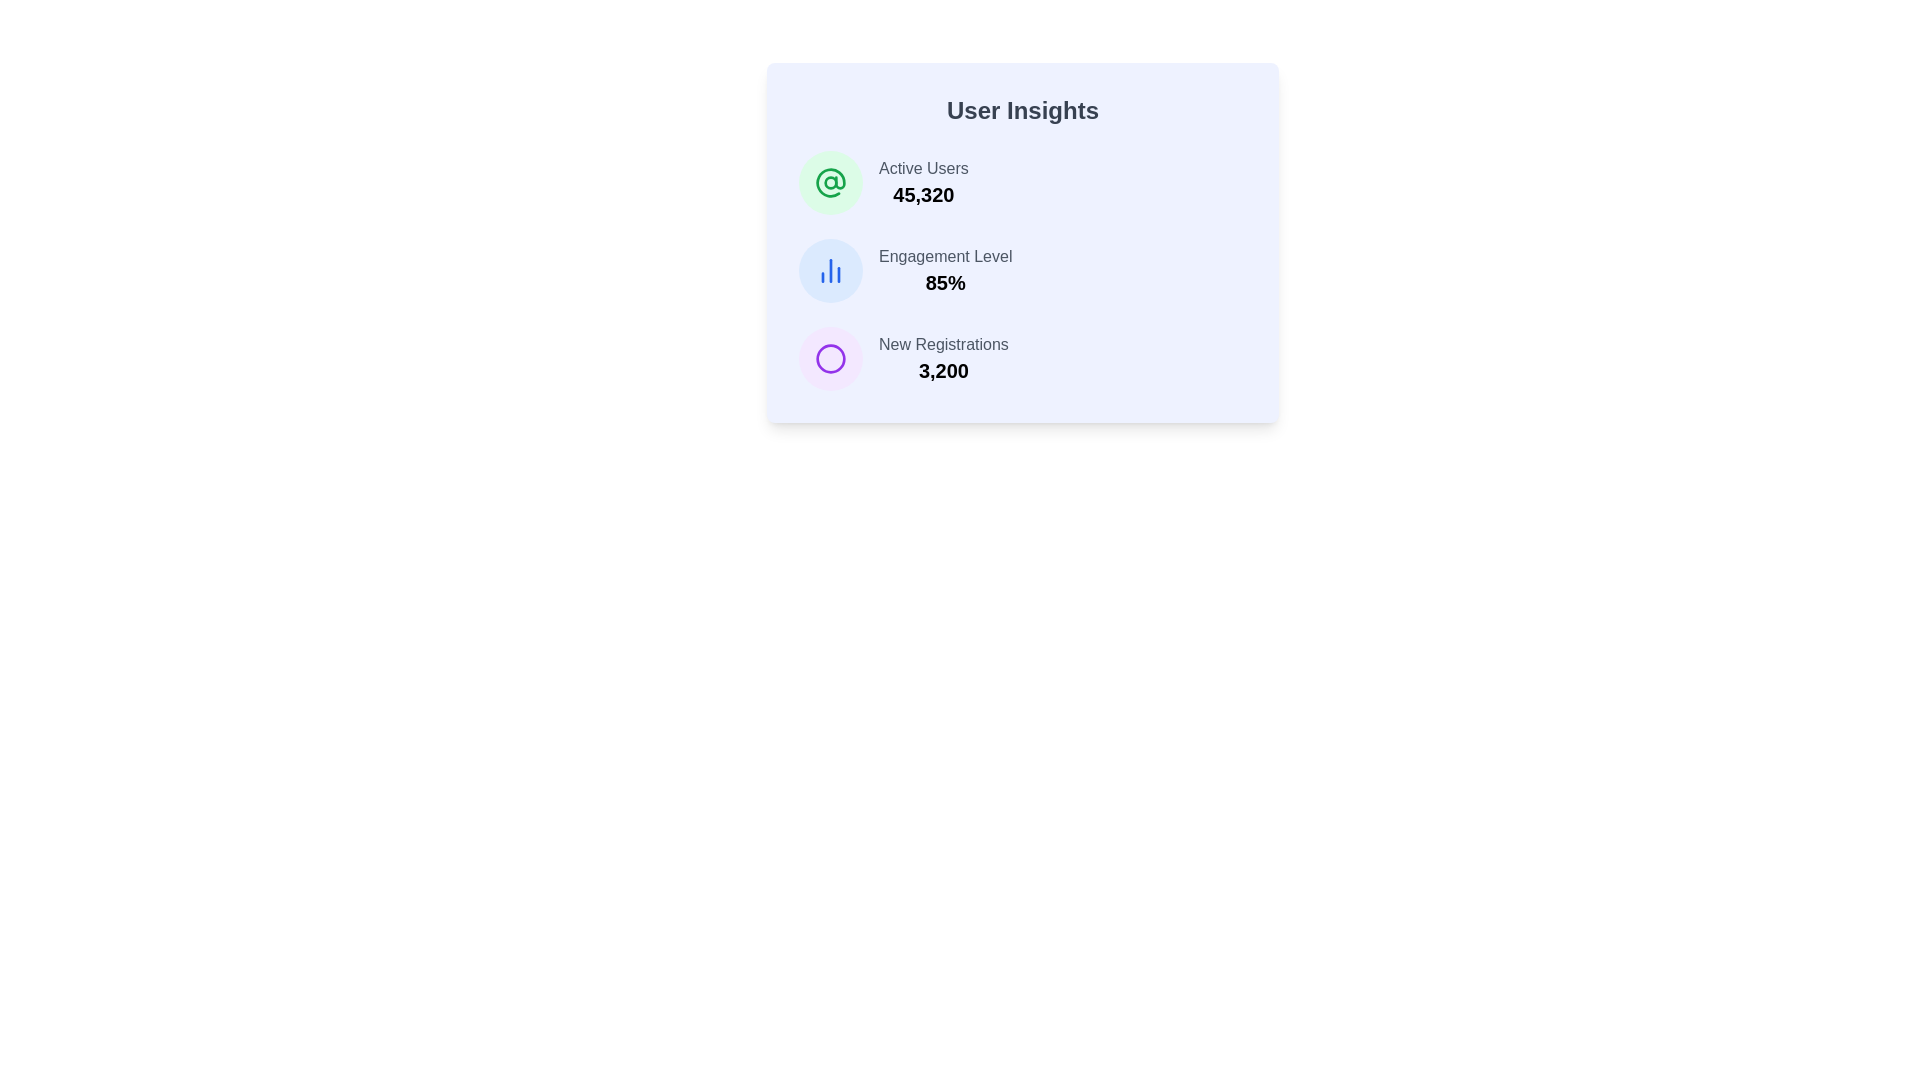 The width and height of the screenshot is (1920, 1080). Describe the element at coordinates (830, 357) in the screenshot. I see `the innermost SVG Circle representing 'New Registrations' visually highlighting the metric of 3,200` at that location.